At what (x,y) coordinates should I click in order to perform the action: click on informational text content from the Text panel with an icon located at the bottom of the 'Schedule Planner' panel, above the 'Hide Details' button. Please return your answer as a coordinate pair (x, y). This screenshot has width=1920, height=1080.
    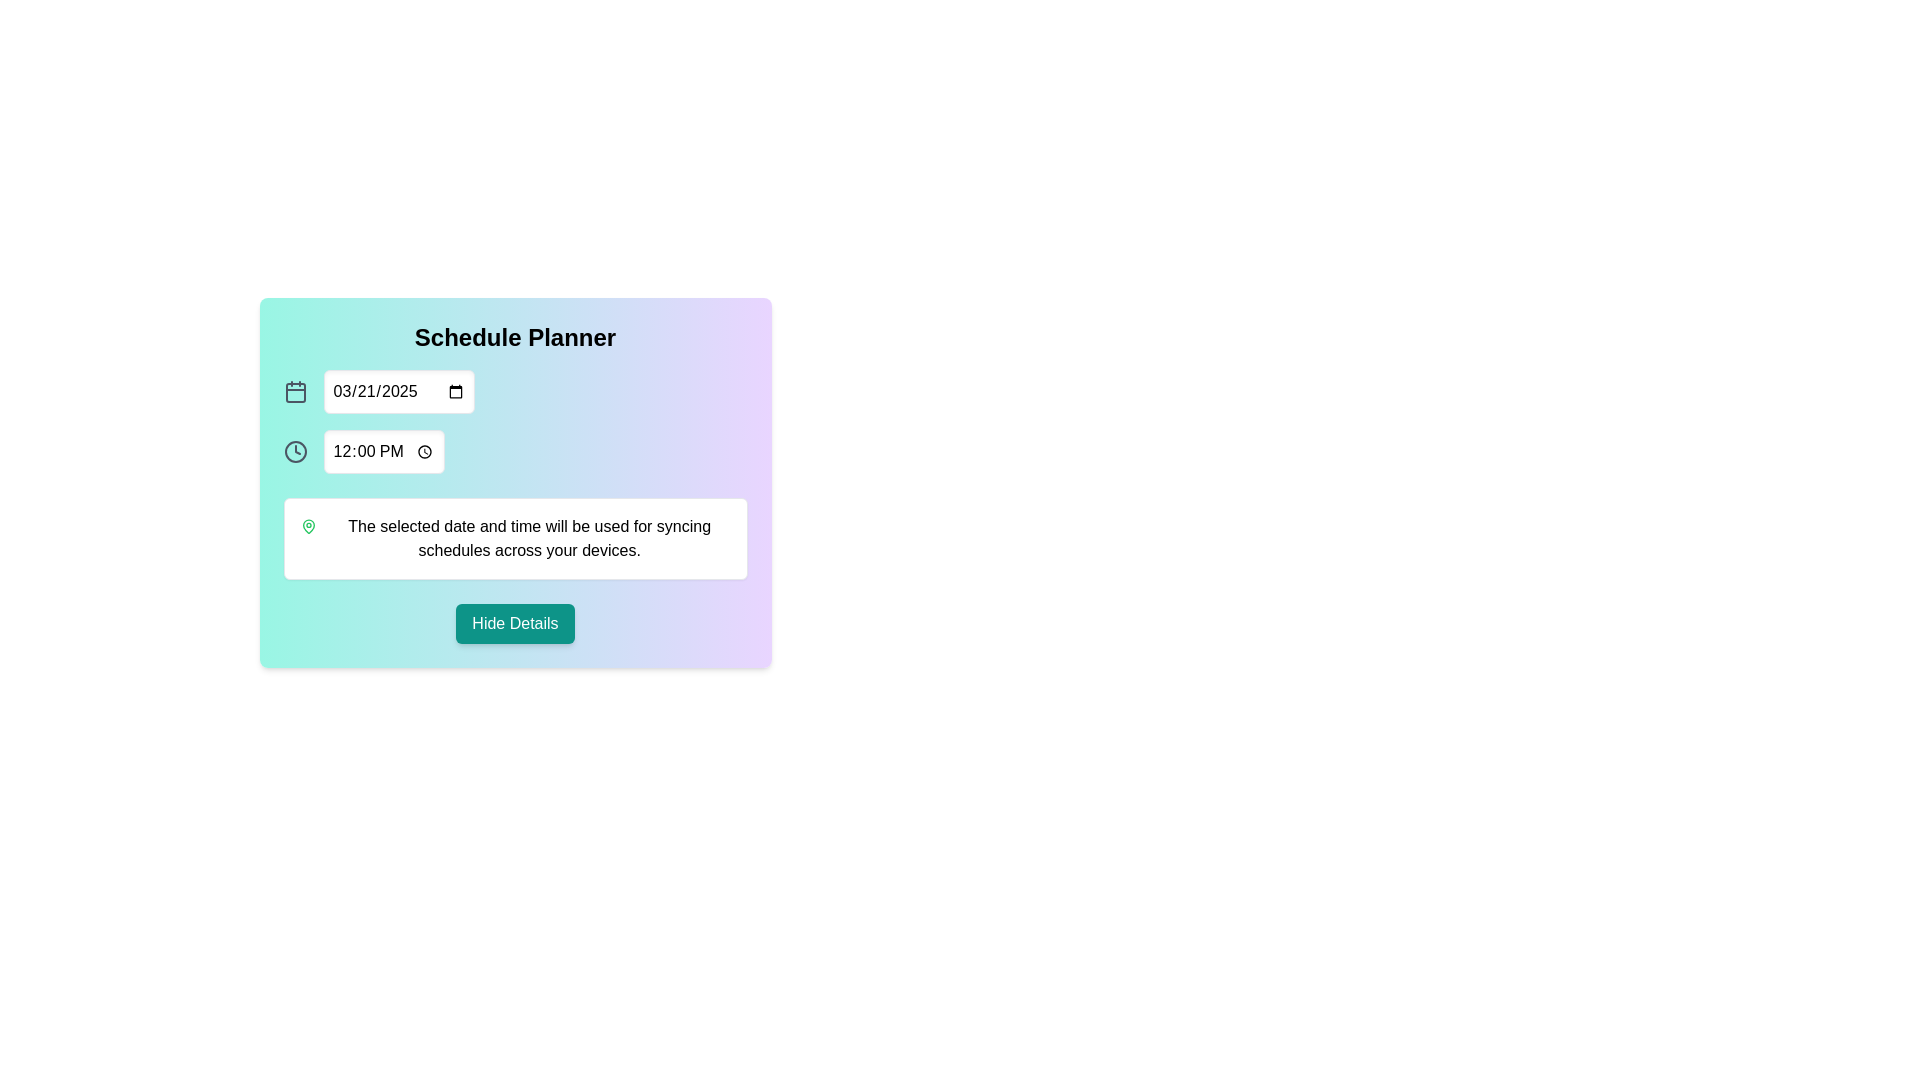
    Looking at the image, I should click on (515, 538).